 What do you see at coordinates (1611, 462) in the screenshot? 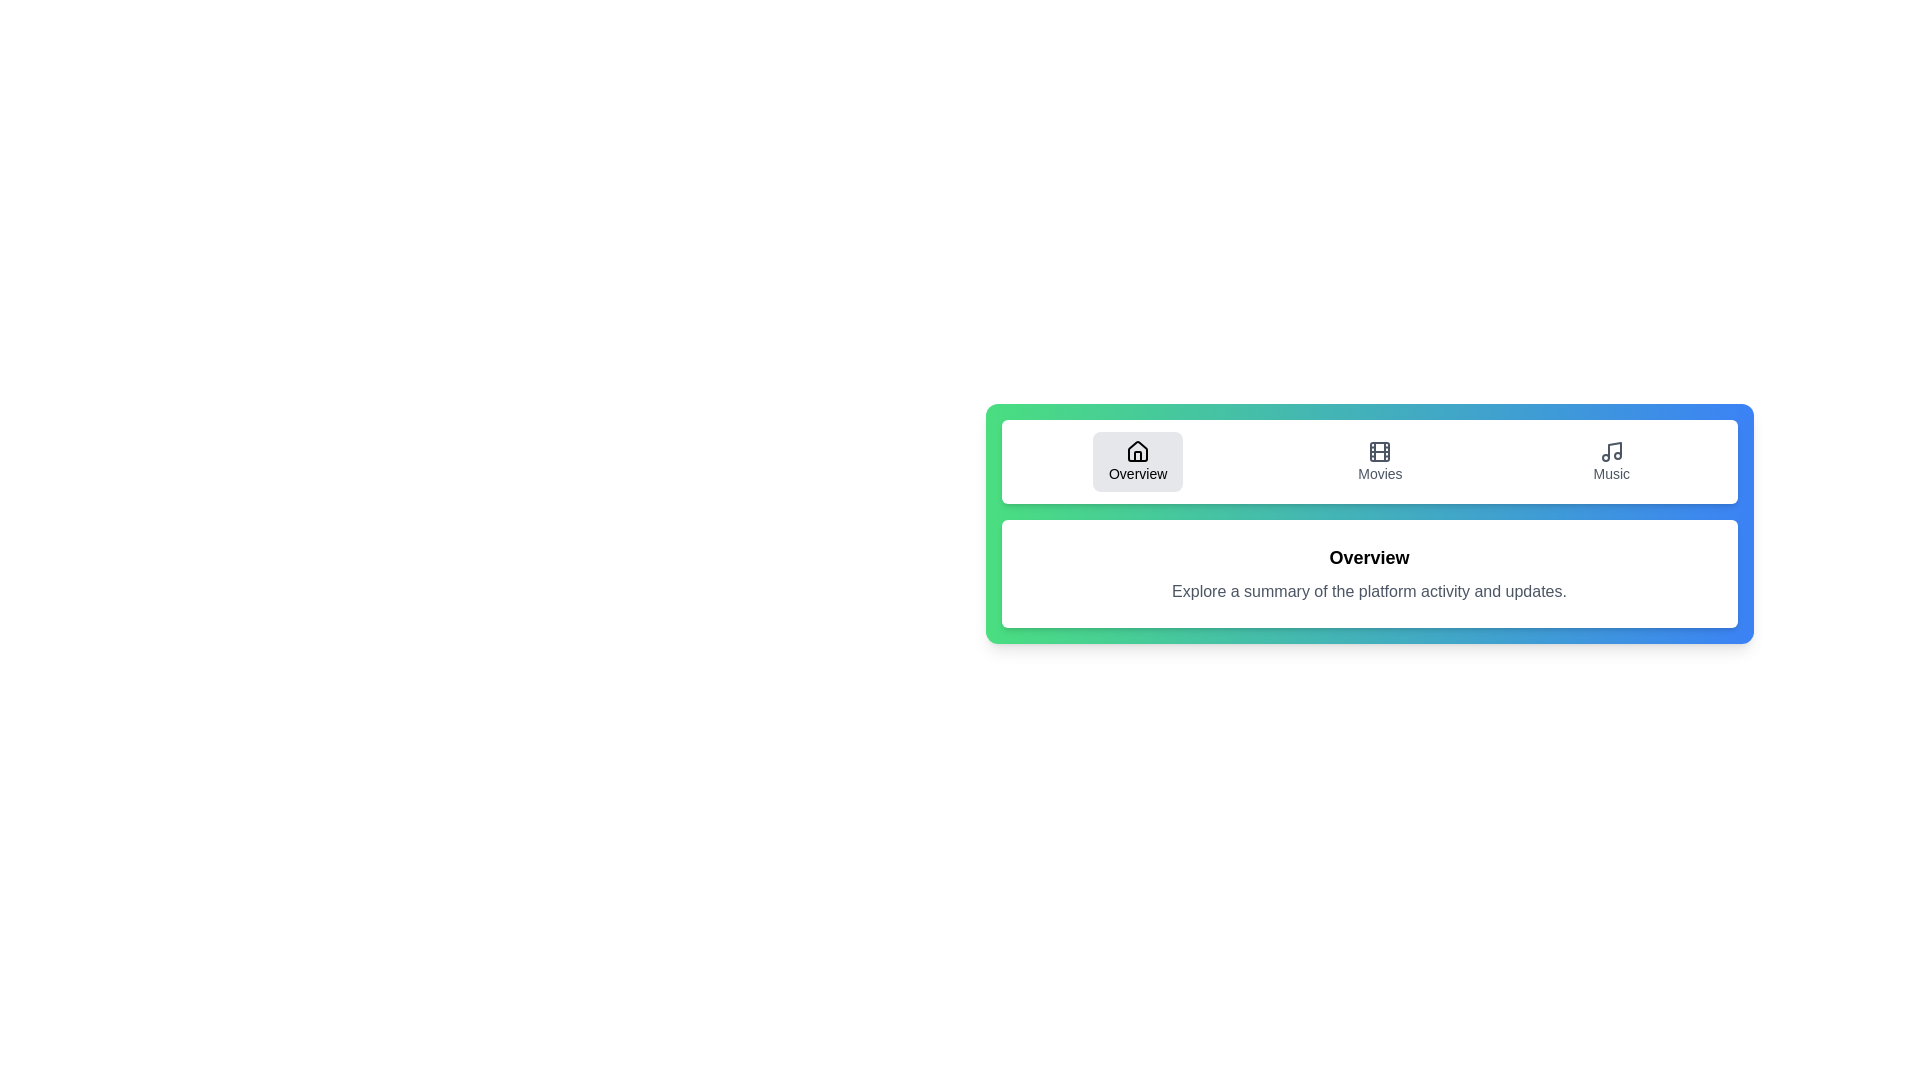
I see `the tab with title Music to observe its hover effect` at bounding box center [1611, 462].